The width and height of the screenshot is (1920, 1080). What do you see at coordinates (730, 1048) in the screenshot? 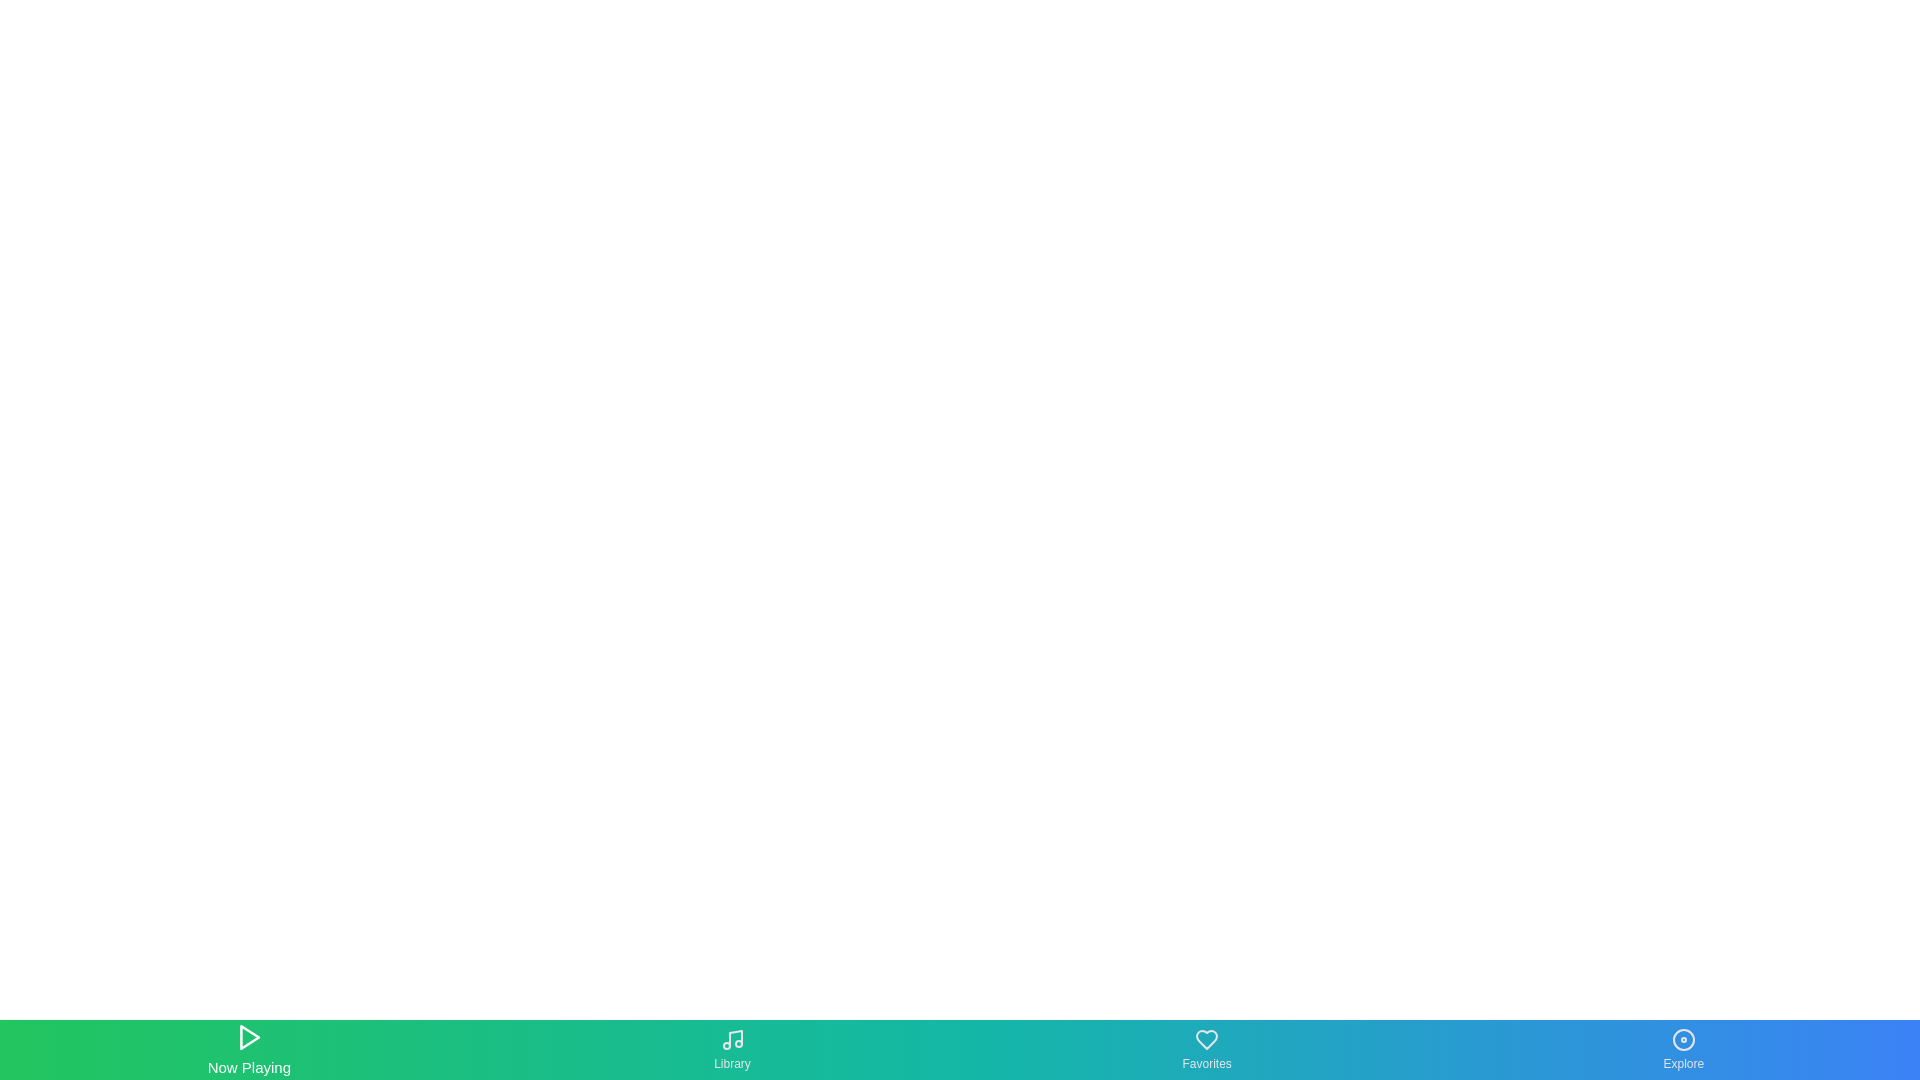
I see `the Library tab in the bottom navigation bar` at bounding box center [730, 1048].